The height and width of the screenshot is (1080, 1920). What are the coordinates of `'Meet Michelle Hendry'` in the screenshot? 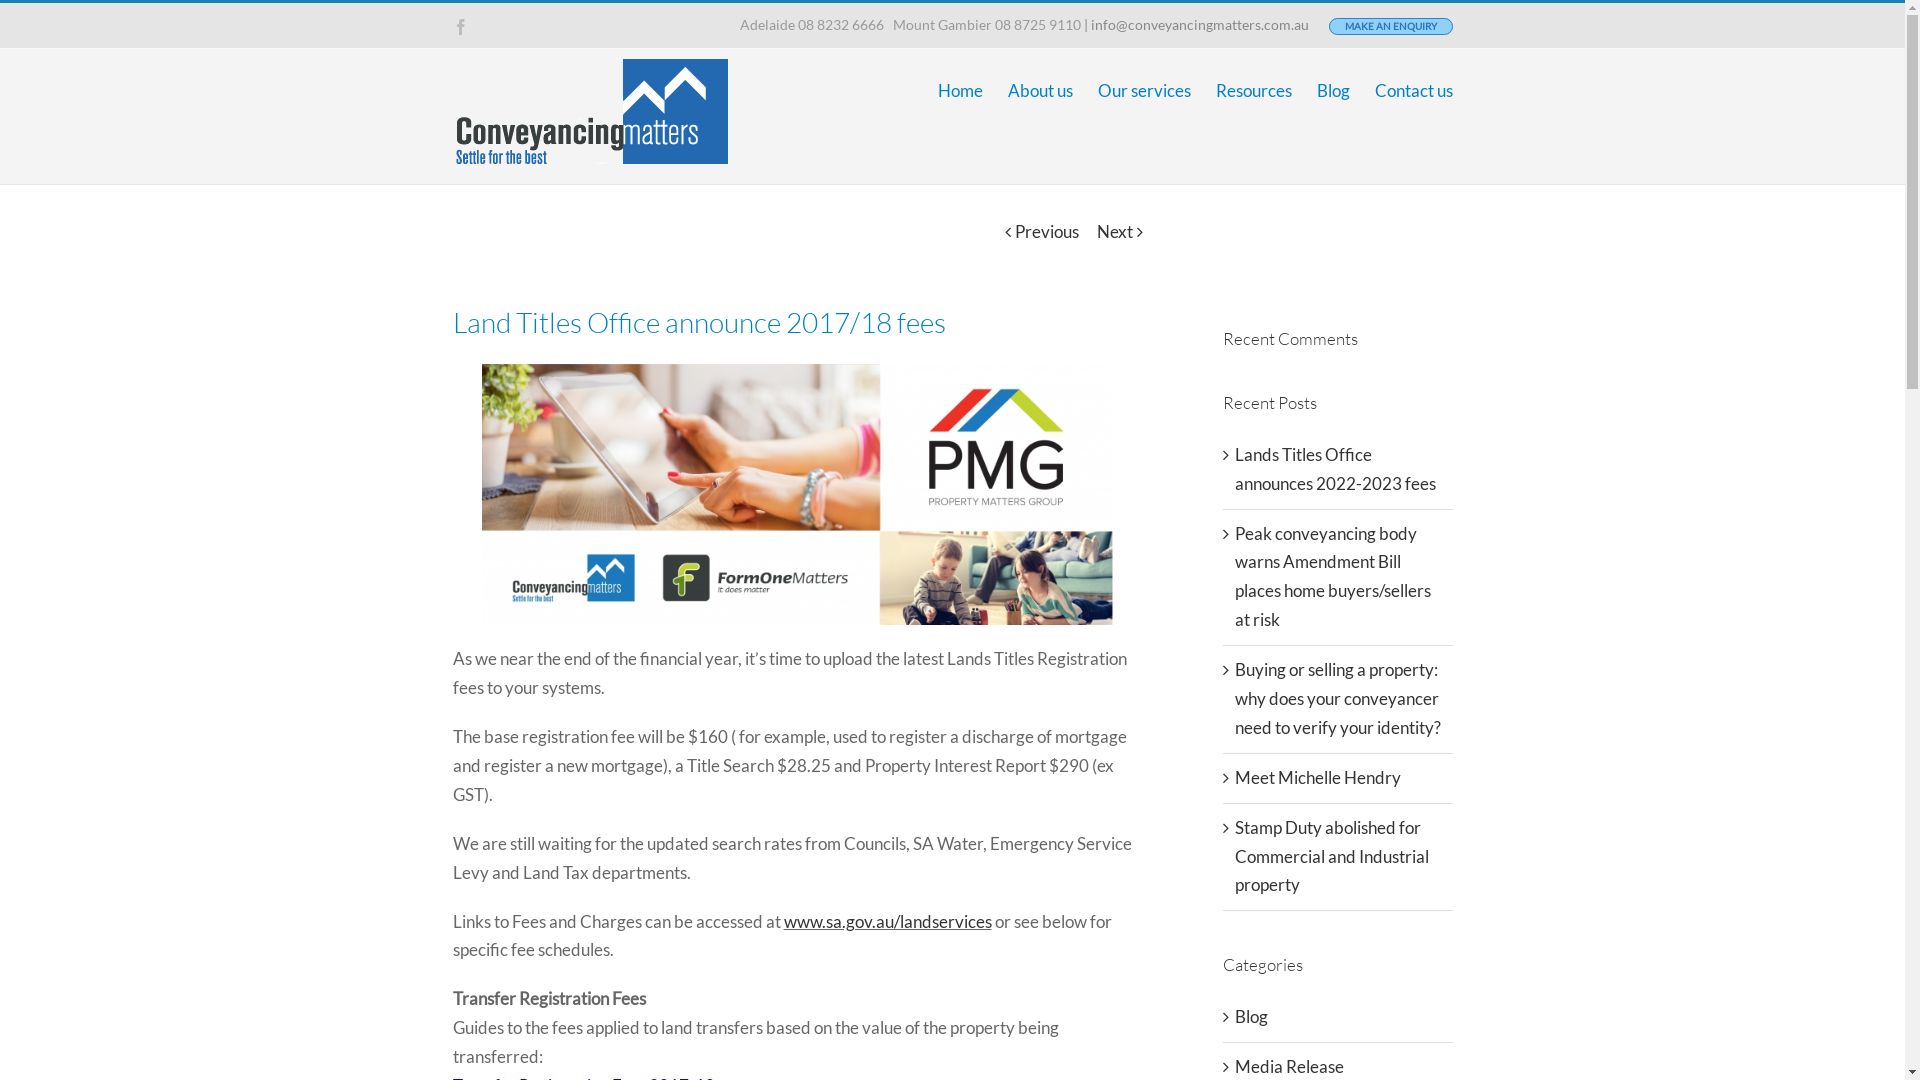 It's located at (1316, 776).